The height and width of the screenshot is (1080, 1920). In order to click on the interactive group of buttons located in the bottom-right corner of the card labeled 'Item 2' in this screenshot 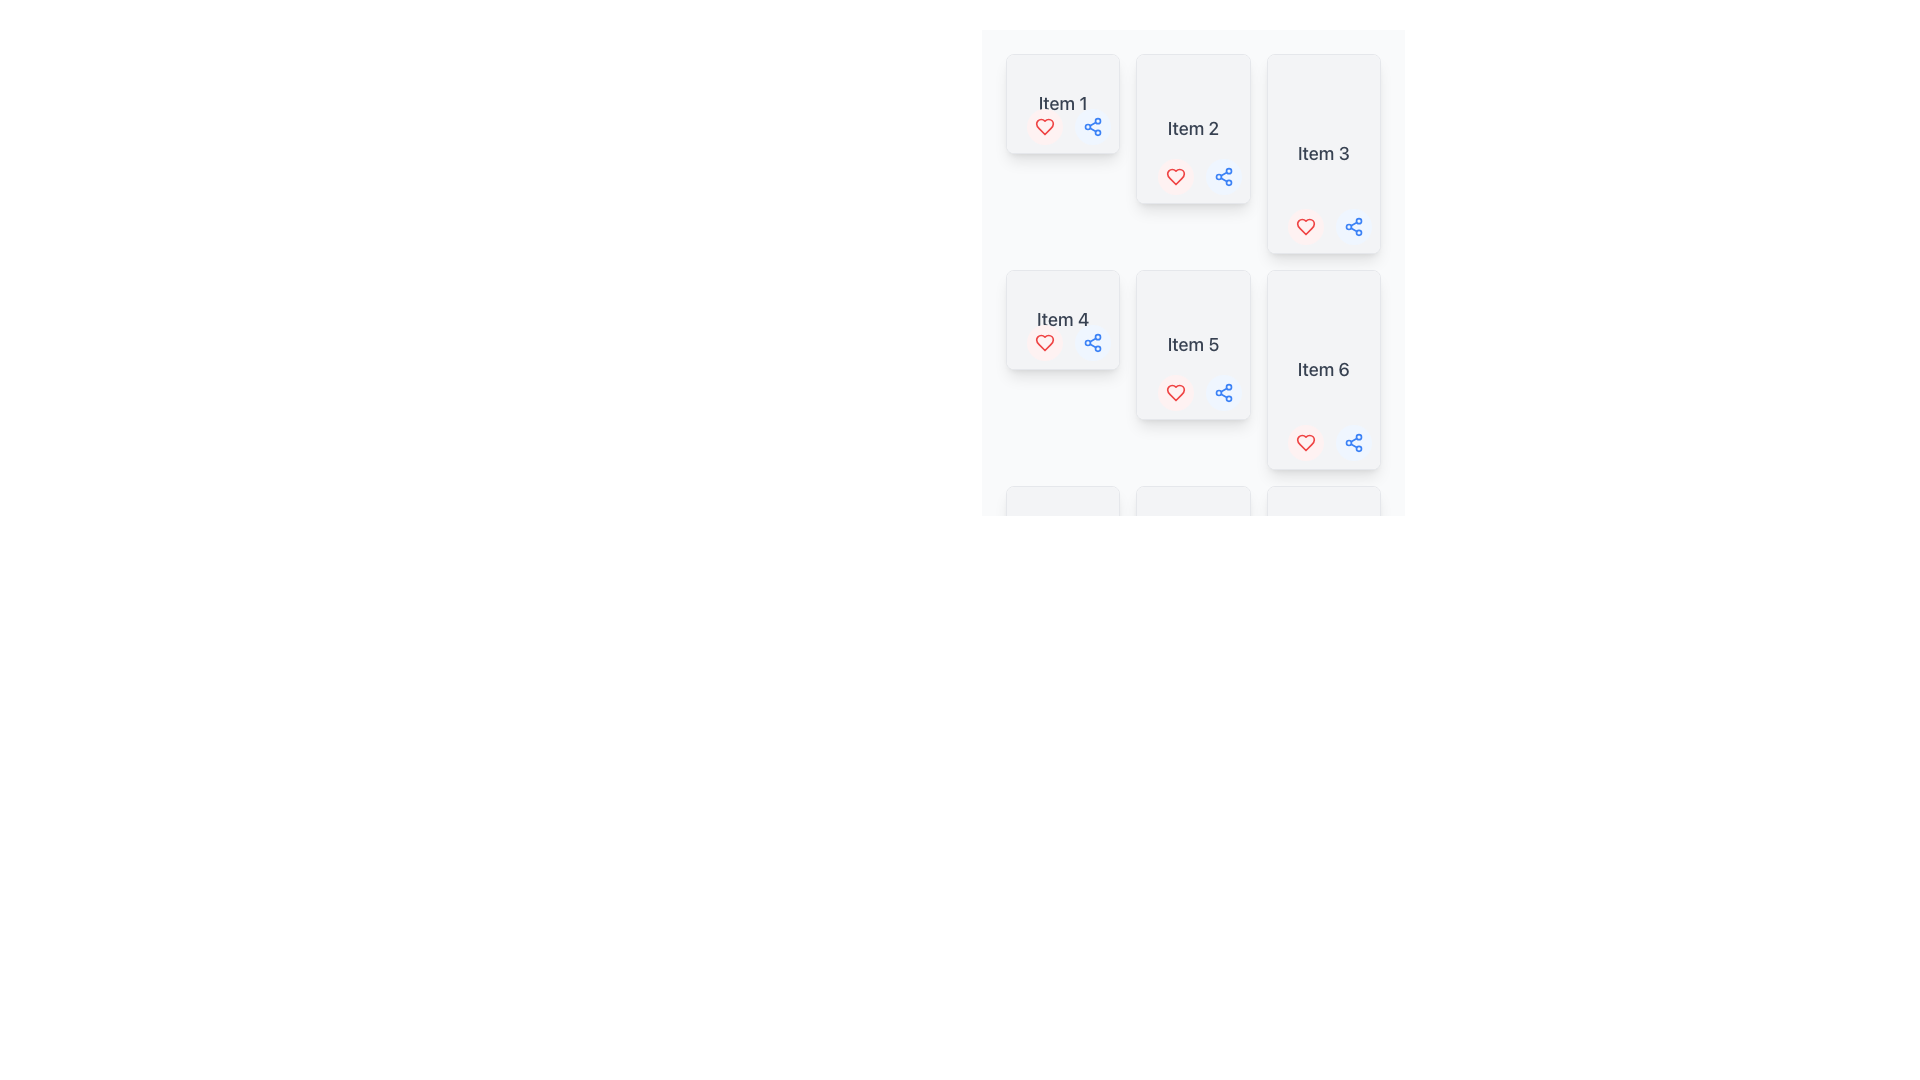, I will do `click(1199, 176)`.